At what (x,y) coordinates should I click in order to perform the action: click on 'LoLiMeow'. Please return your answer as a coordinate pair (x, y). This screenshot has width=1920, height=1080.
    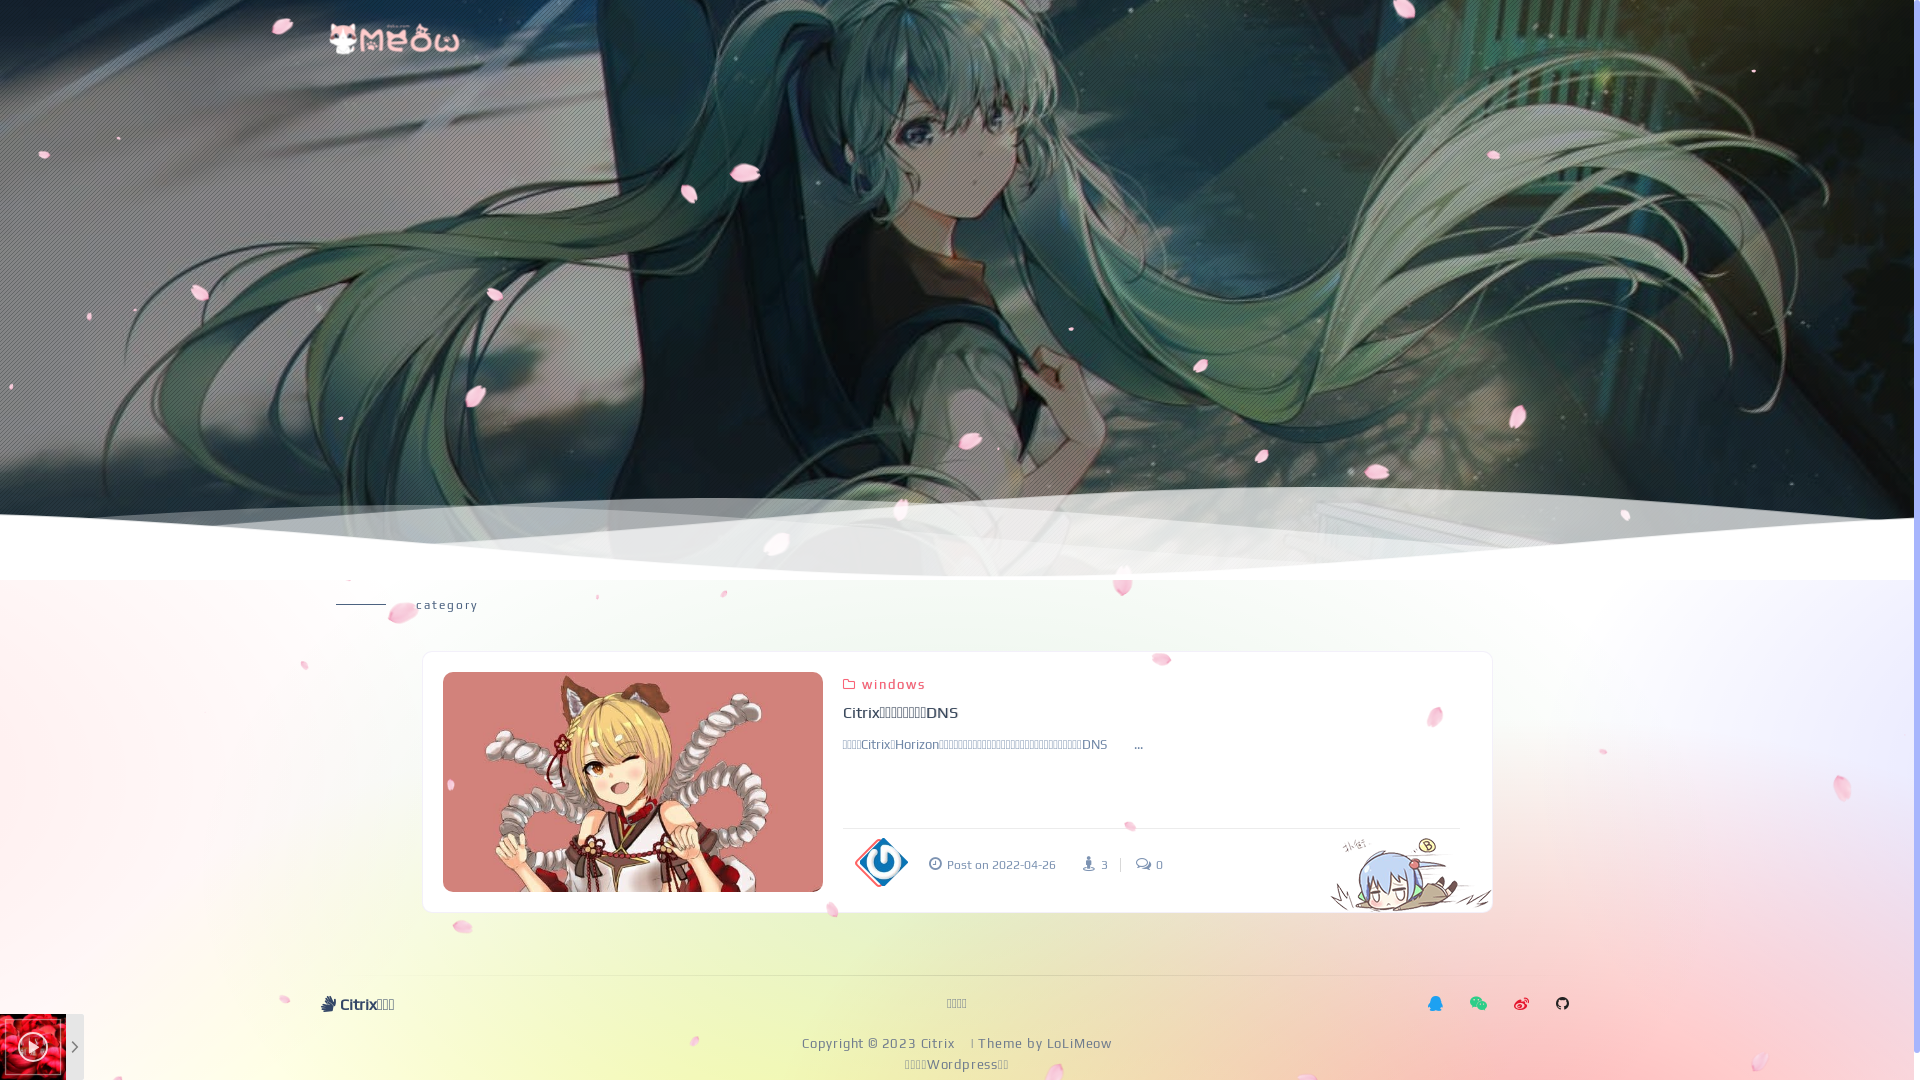
    Looking at the image, I should click on (1077, 1042).